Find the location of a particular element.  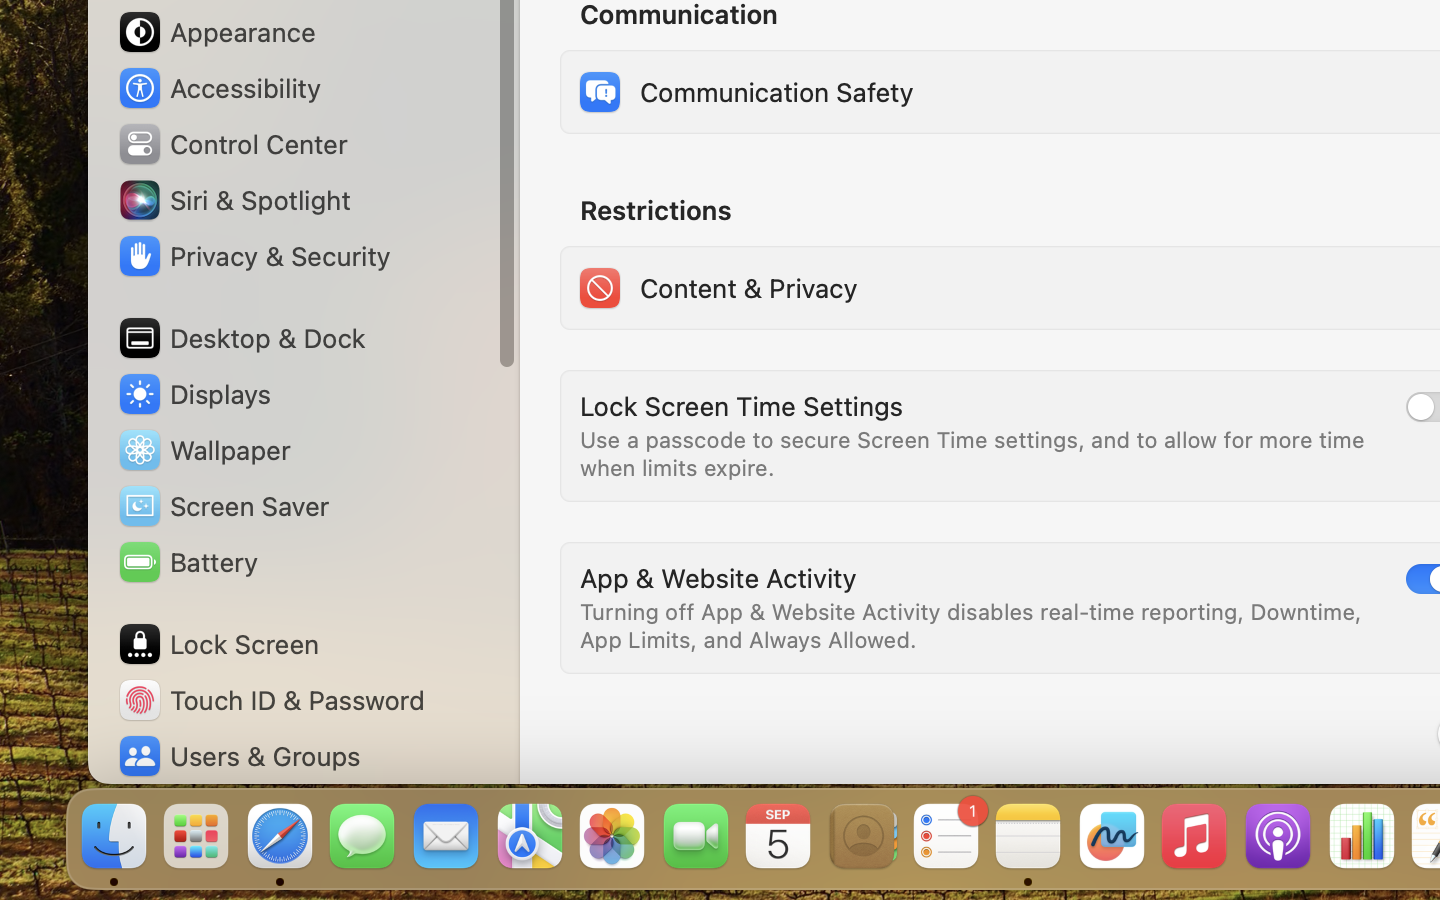

'Accessibility' is located at coordinates (219, 87).